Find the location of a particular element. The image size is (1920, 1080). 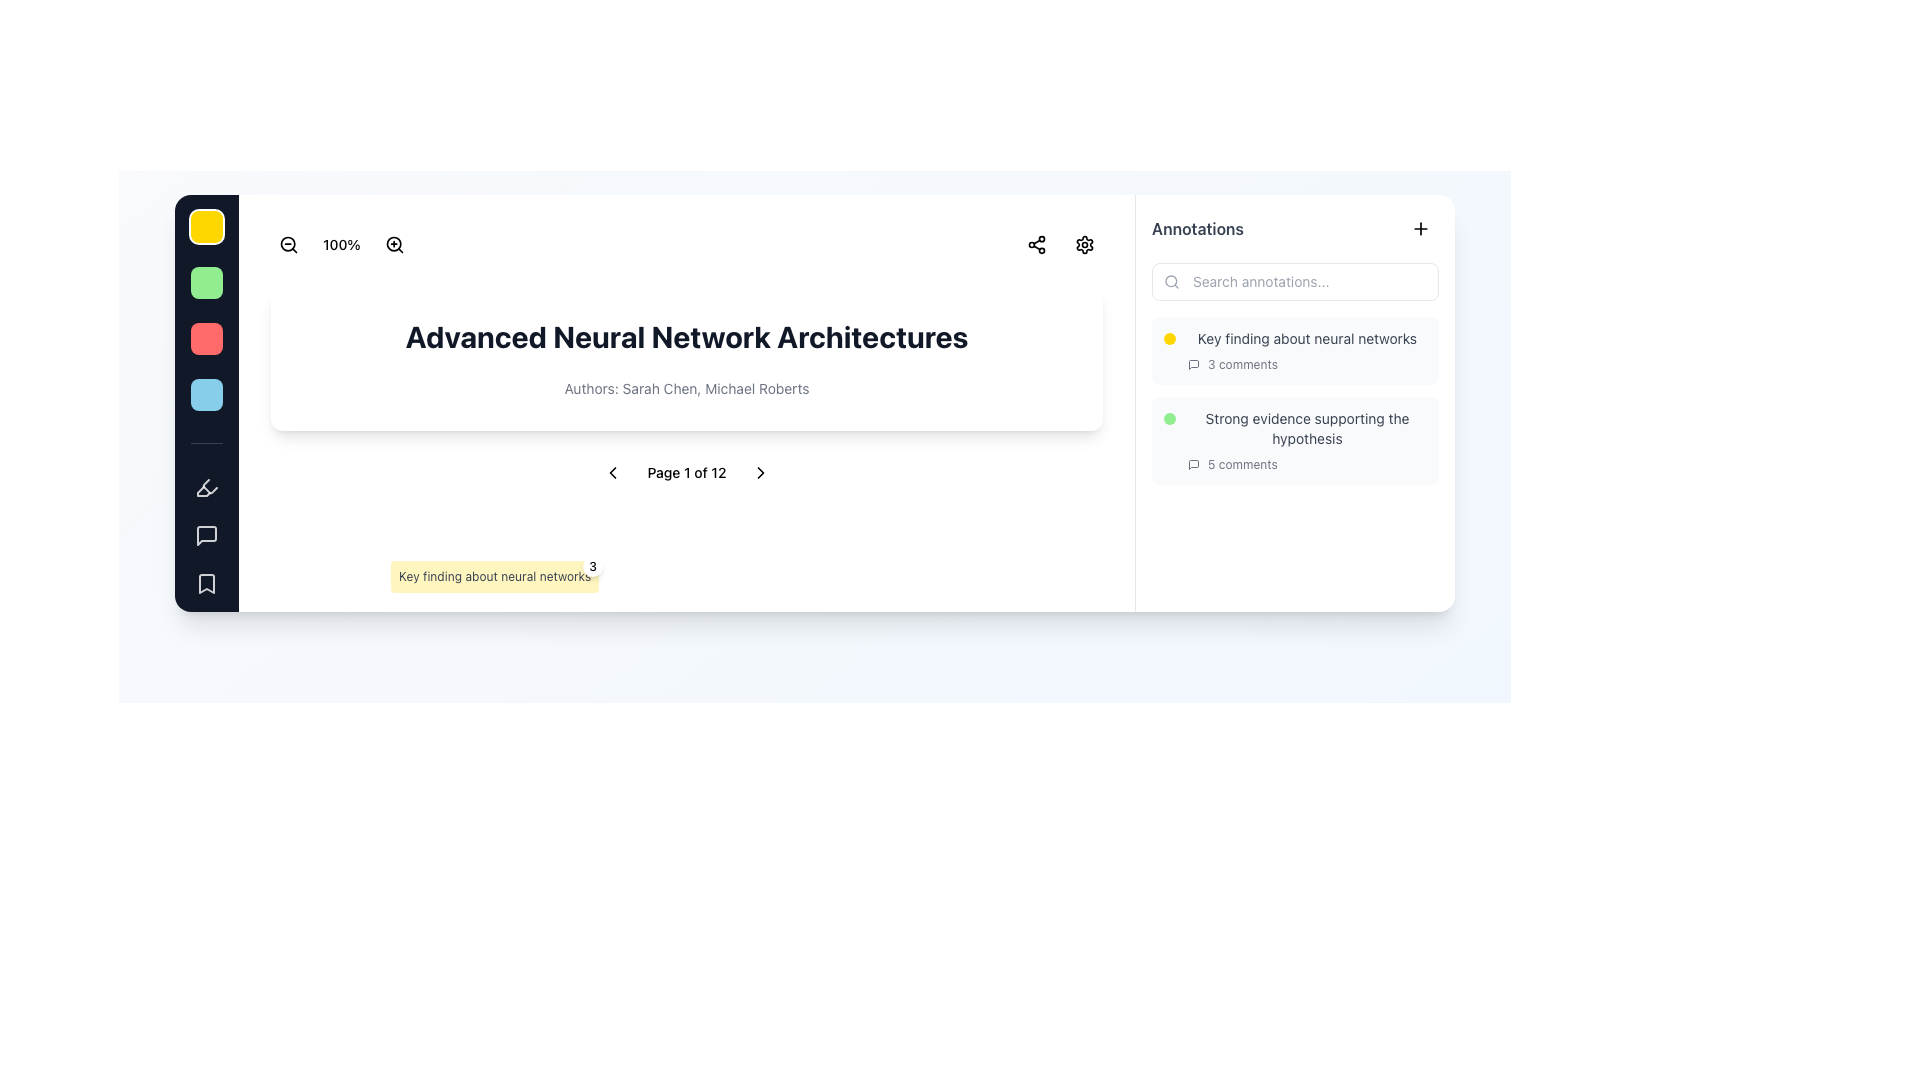

the plus icon located at the top right corner of the 'Annotations' section is located at coordinates (1419, 227).